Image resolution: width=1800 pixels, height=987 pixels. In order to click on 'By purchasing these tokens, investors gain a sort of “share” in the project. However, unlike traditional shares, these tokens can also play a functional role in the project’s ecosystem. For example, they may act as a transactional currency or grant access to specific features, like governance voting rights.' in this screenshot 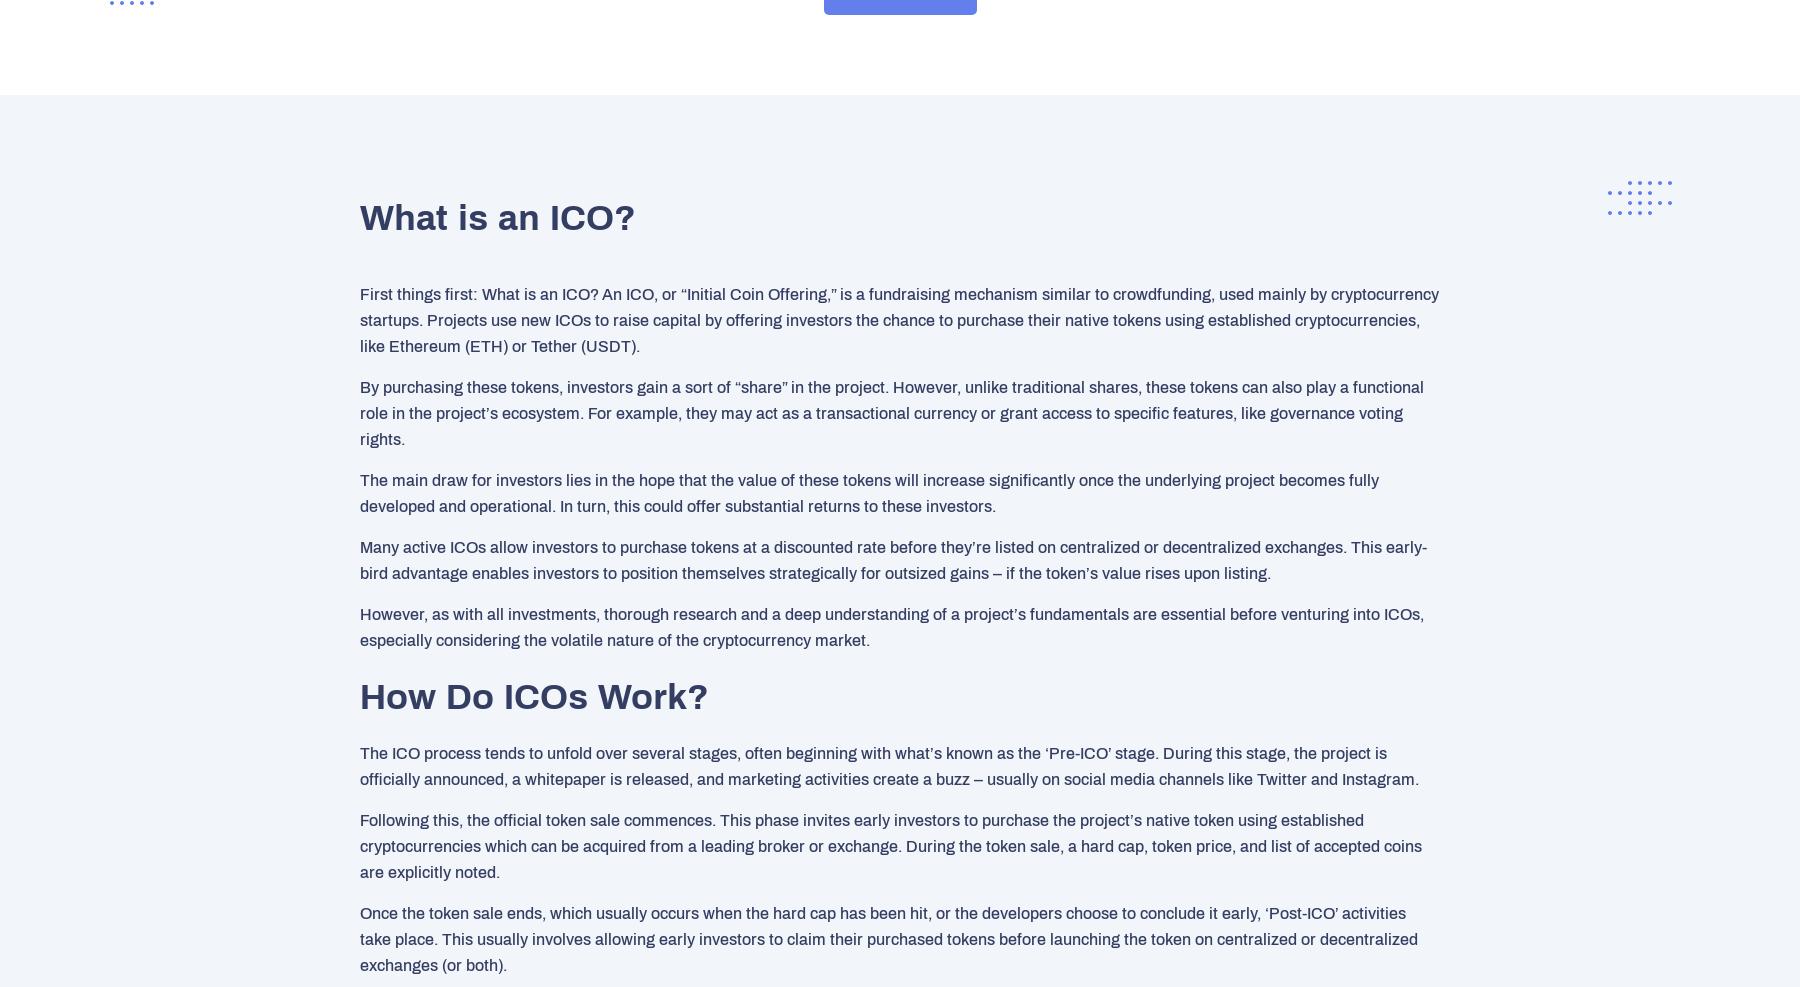, I will do `click(360, 412)`.